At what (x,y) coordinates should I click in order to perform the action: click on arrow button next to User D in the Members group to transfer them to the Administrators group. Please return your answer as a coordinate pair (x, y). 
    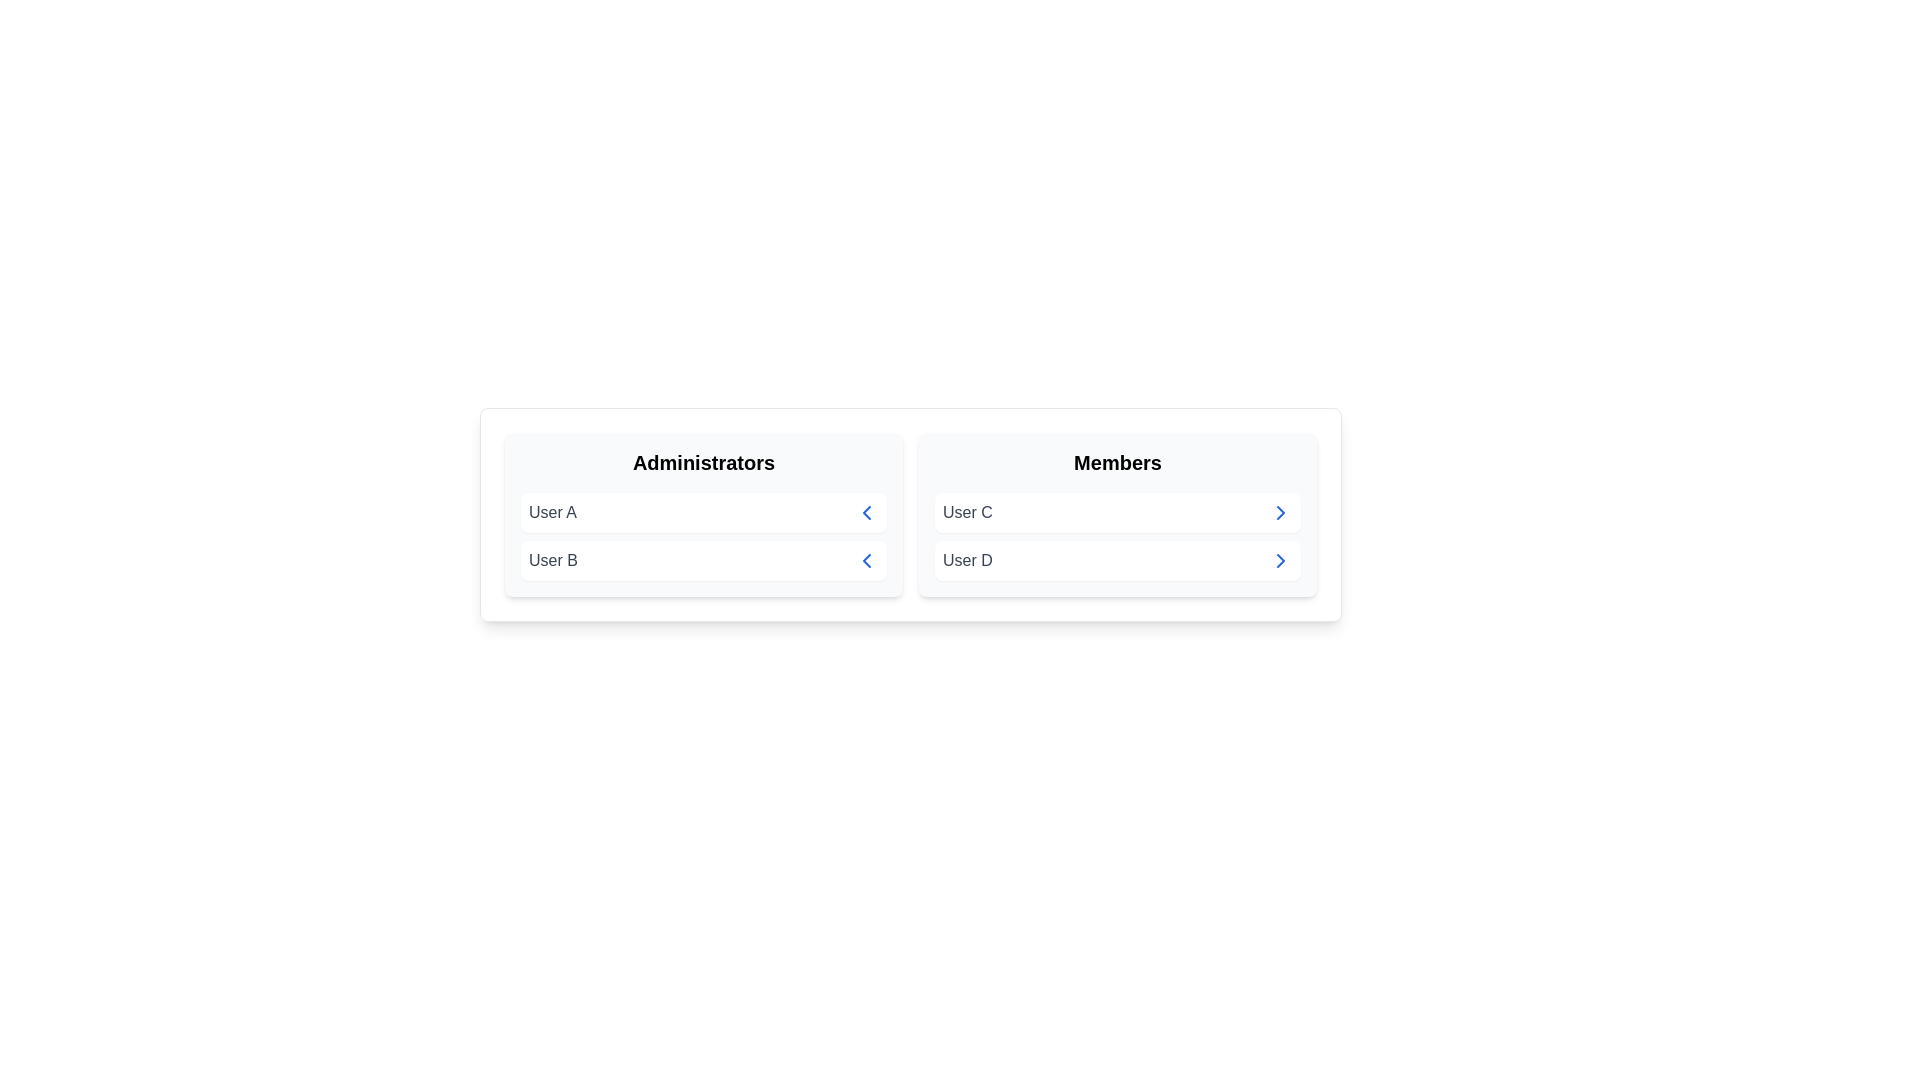
    Looking at the image, I should click on (1281, 560).